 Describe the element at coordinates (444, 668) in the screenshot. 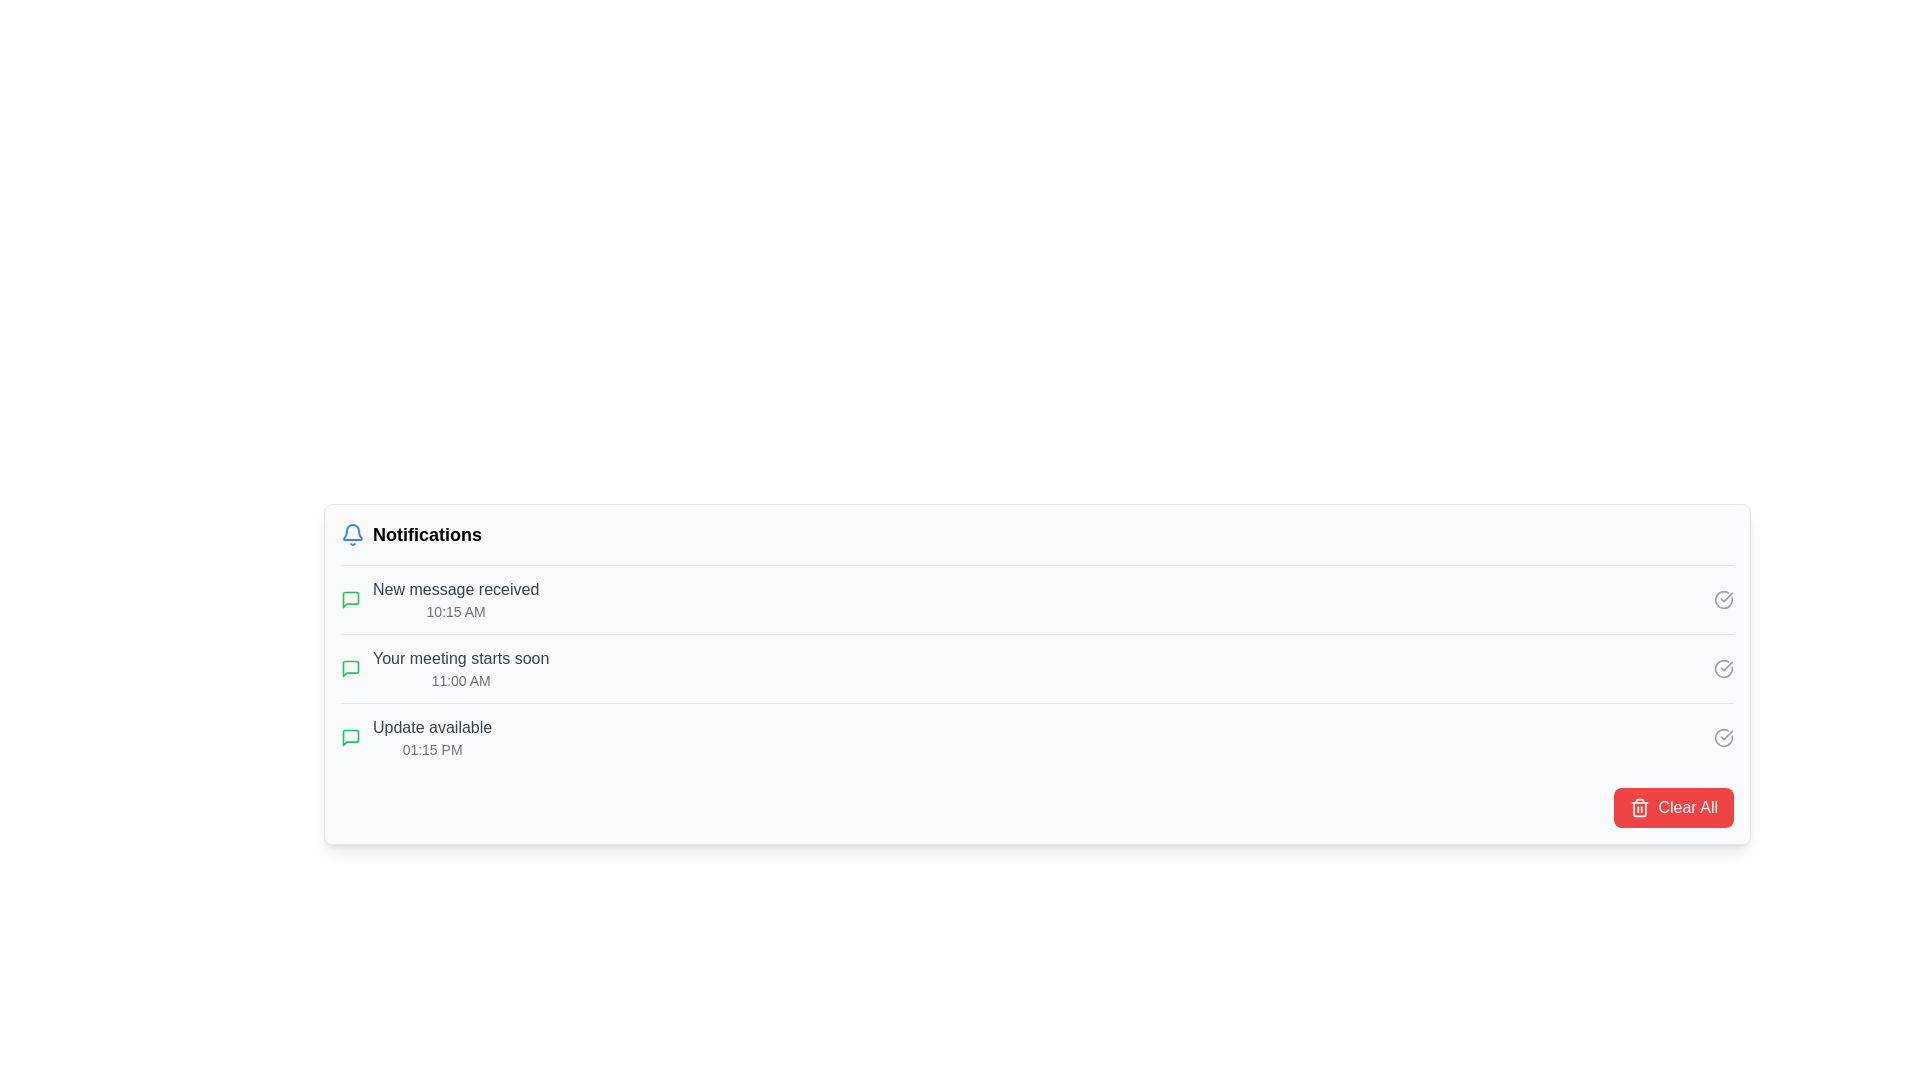

I see `the second row notification in the notification panel that reads 'Your meeting starts soon'` at that location.